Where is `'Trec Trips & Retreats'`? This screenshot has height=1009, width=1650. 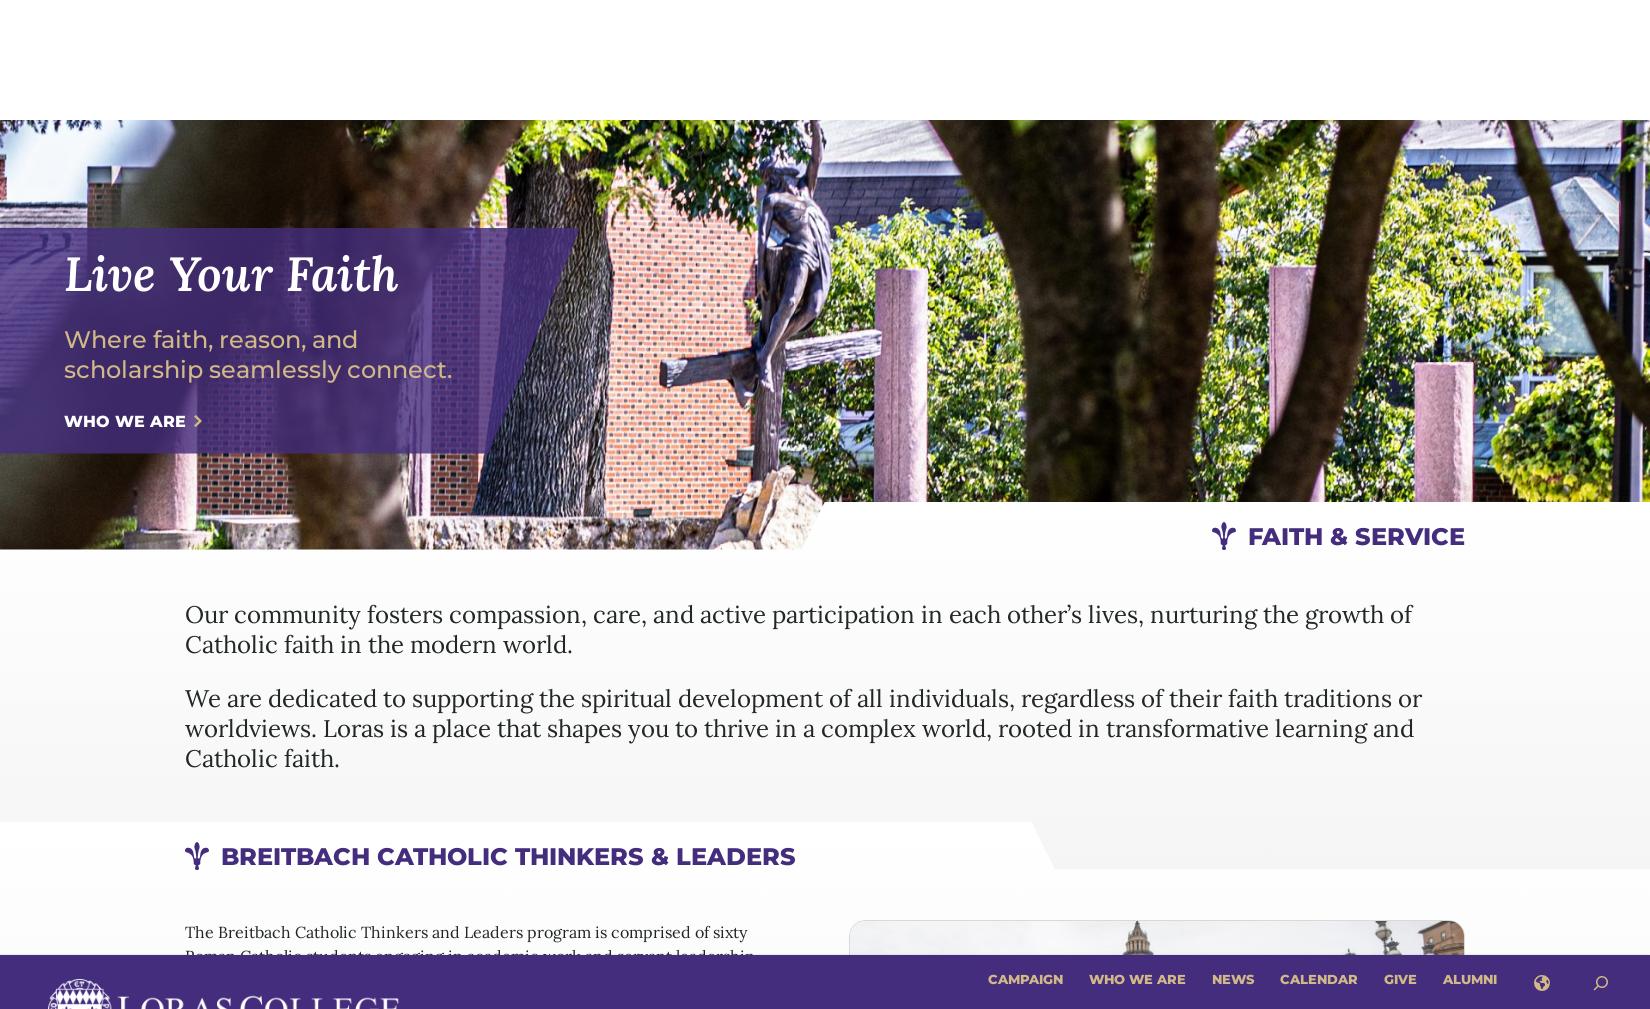 'Trec Trips & Retreats' is located at coordinates (947, 552).